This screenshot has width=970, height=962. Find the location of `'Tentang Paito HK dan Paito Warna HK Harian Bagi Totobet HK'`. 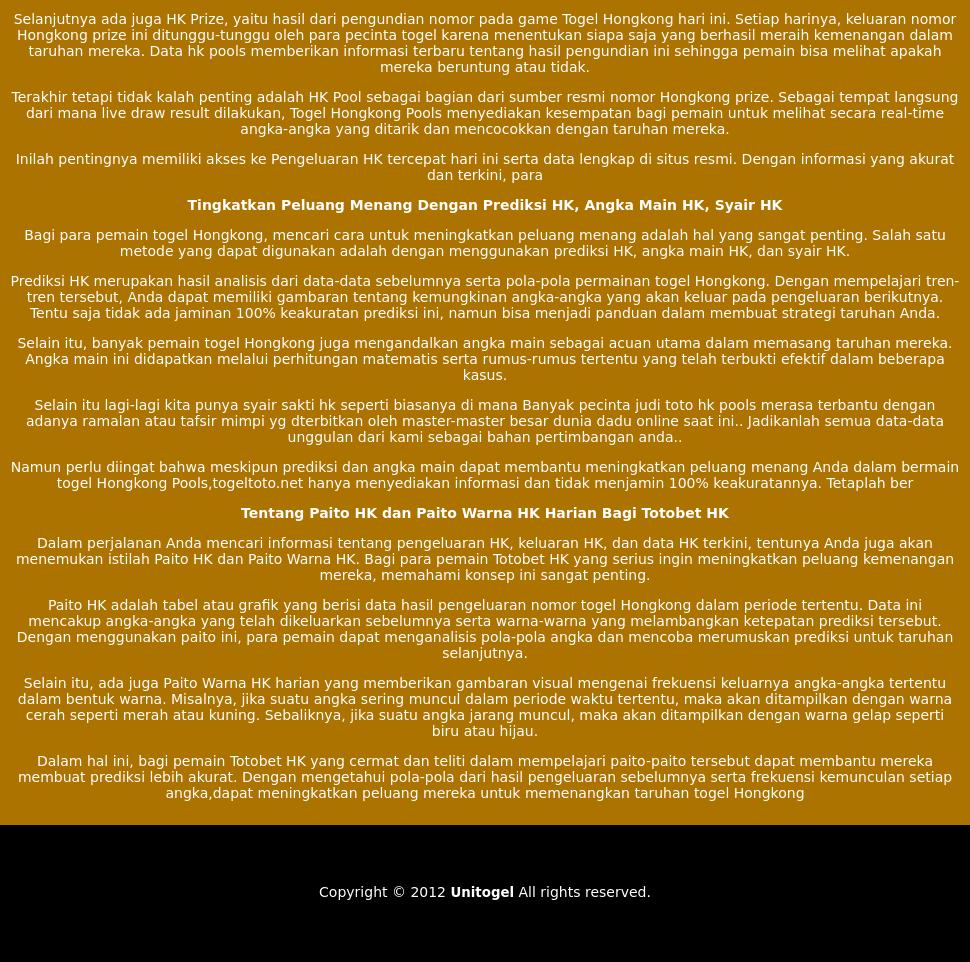

'Tentang Paito HK dan Paito Warna HK Harian Bagi Totobet HK' is located at coordinates (483, 510).